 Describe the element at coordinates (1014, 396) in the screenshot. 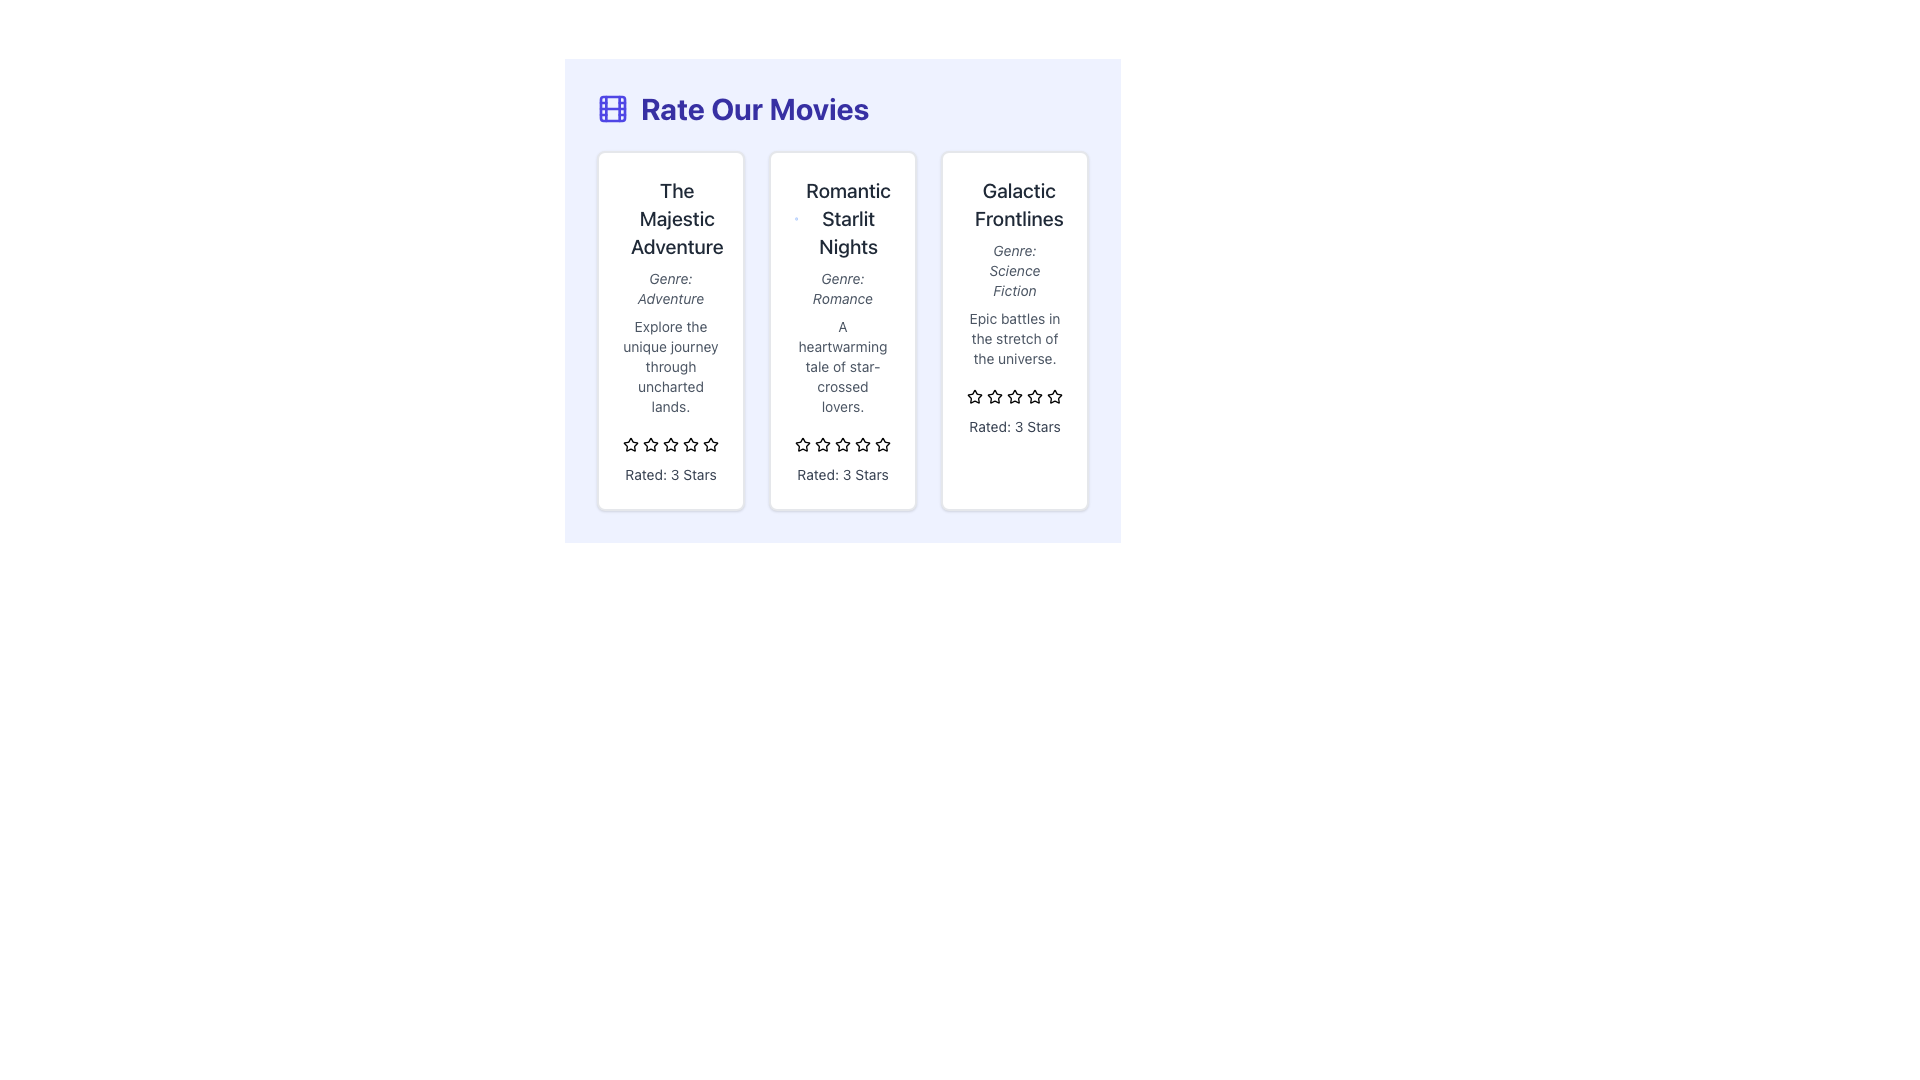

I see `the third interactive star icon in the rating system for the card titled 'Galactic Frontlines'` at that location.